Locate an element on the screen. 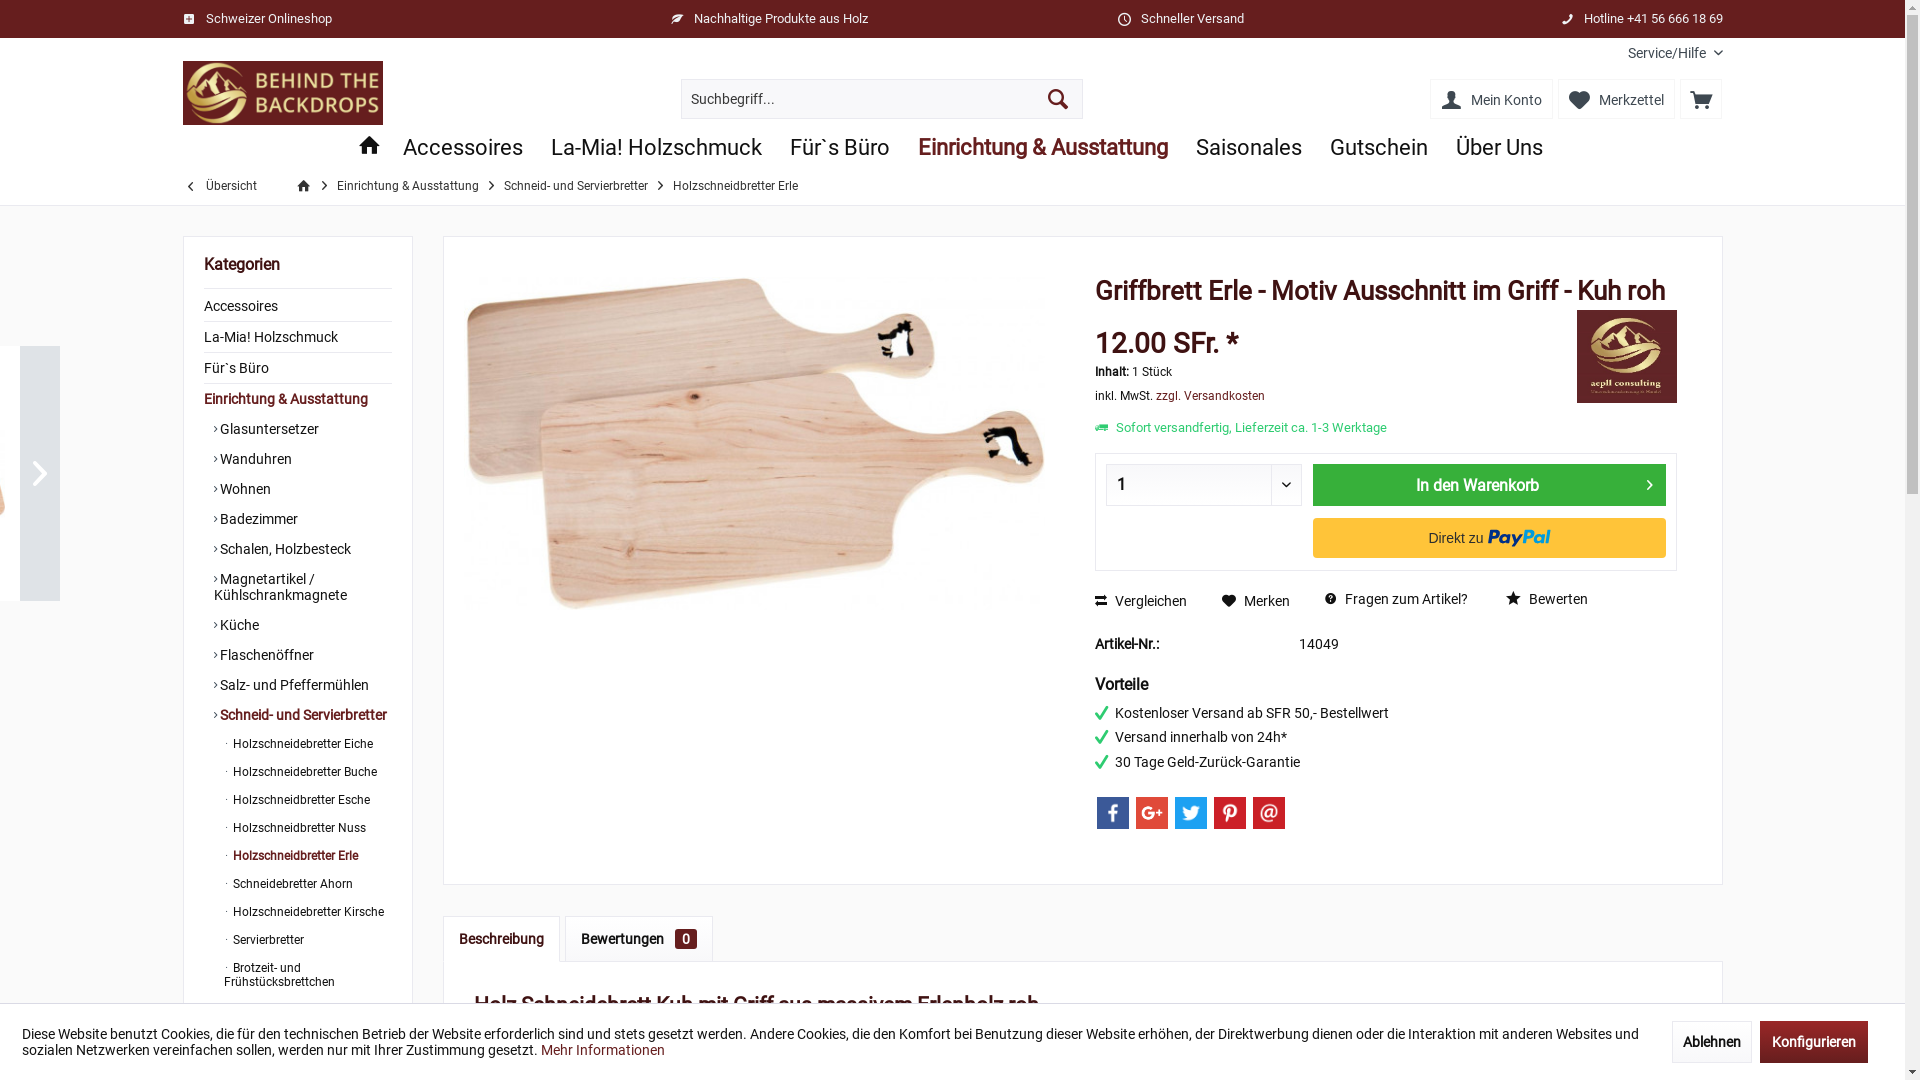 This screenshot has width=1920, height=1080. 'Schneid- und Servierbretter' is located at coordinates (214, 713).